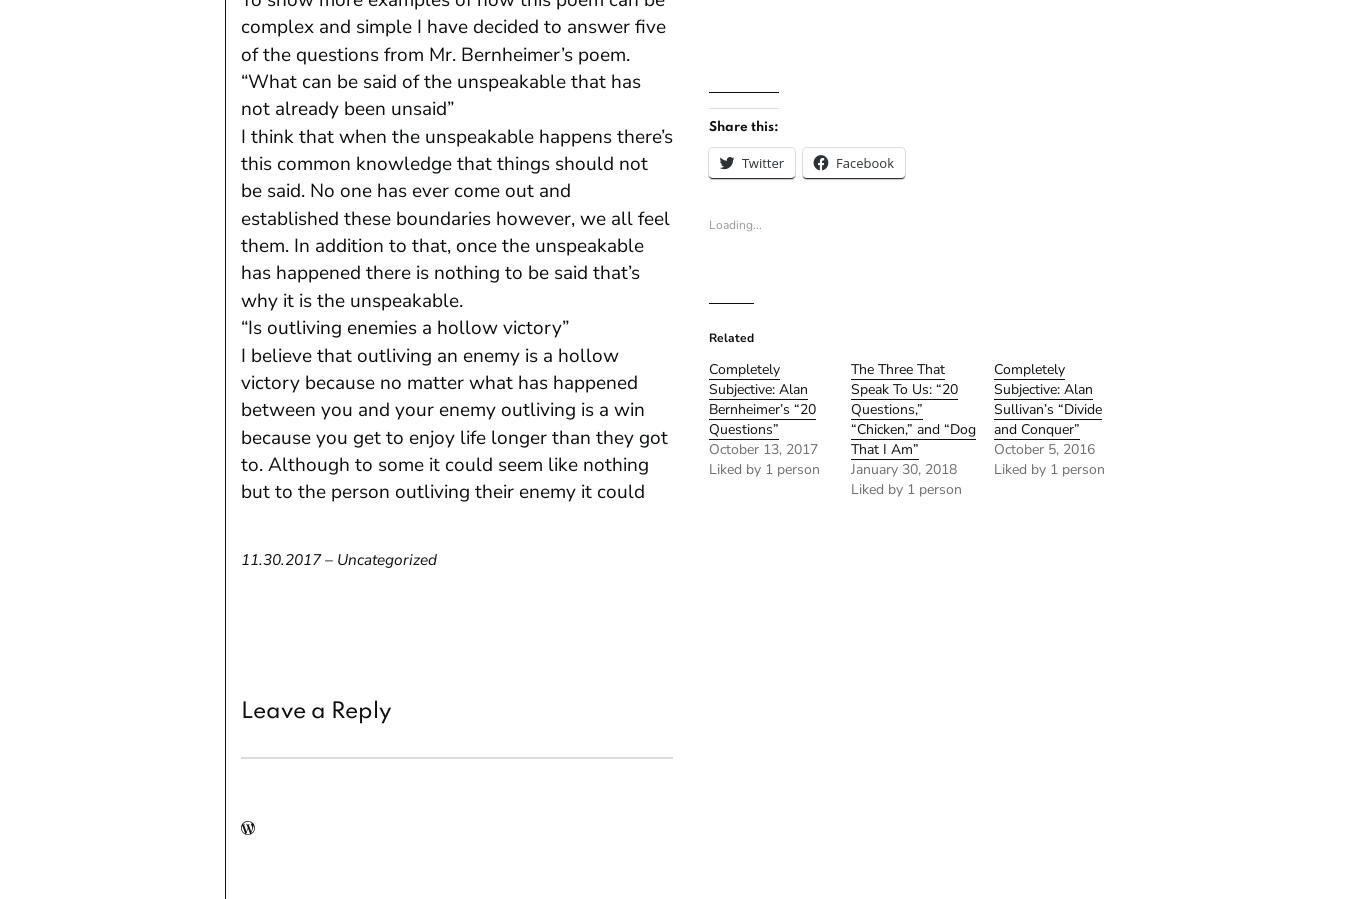  What do you see at coordinates (742, 126) in the screenshot?
I see `'Share this:'` at bounding box center [742, 126].